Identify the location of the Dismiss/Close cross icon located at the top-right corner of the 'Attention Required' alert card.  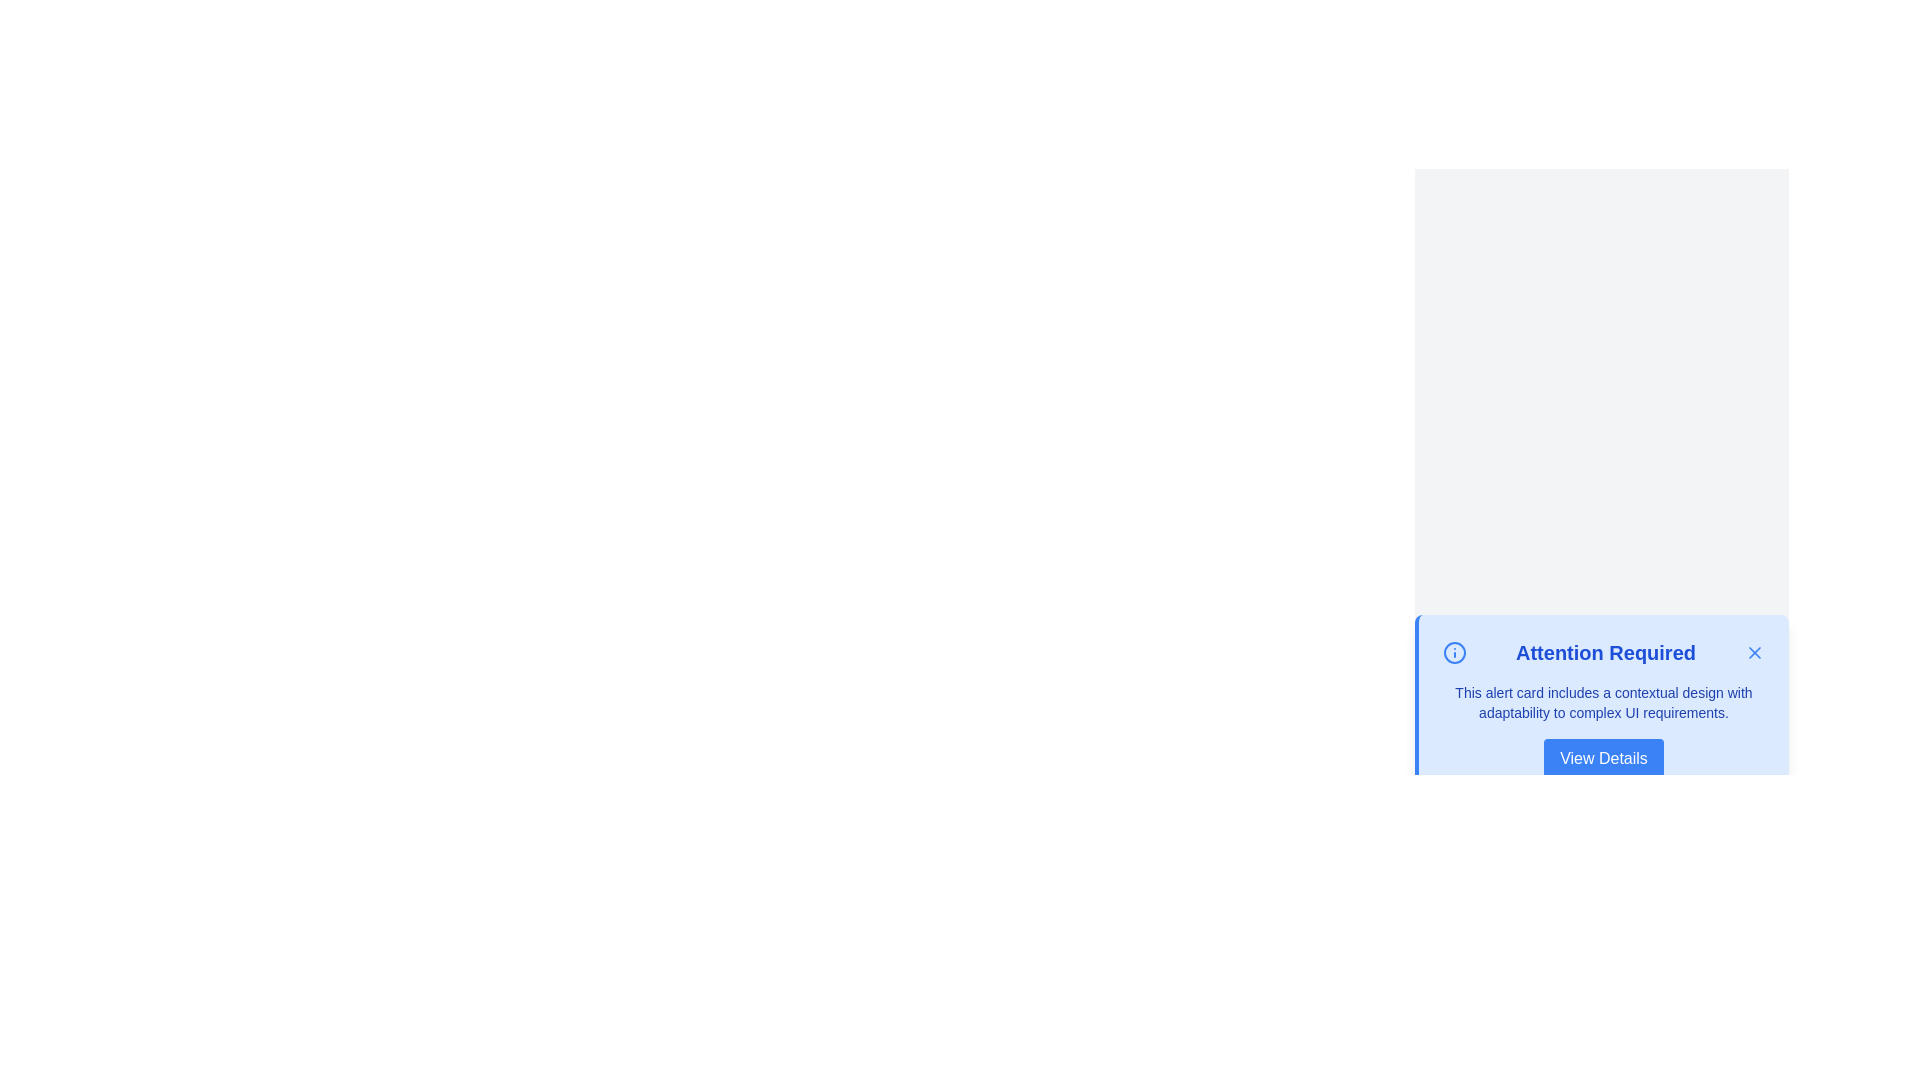
(1754, 652).